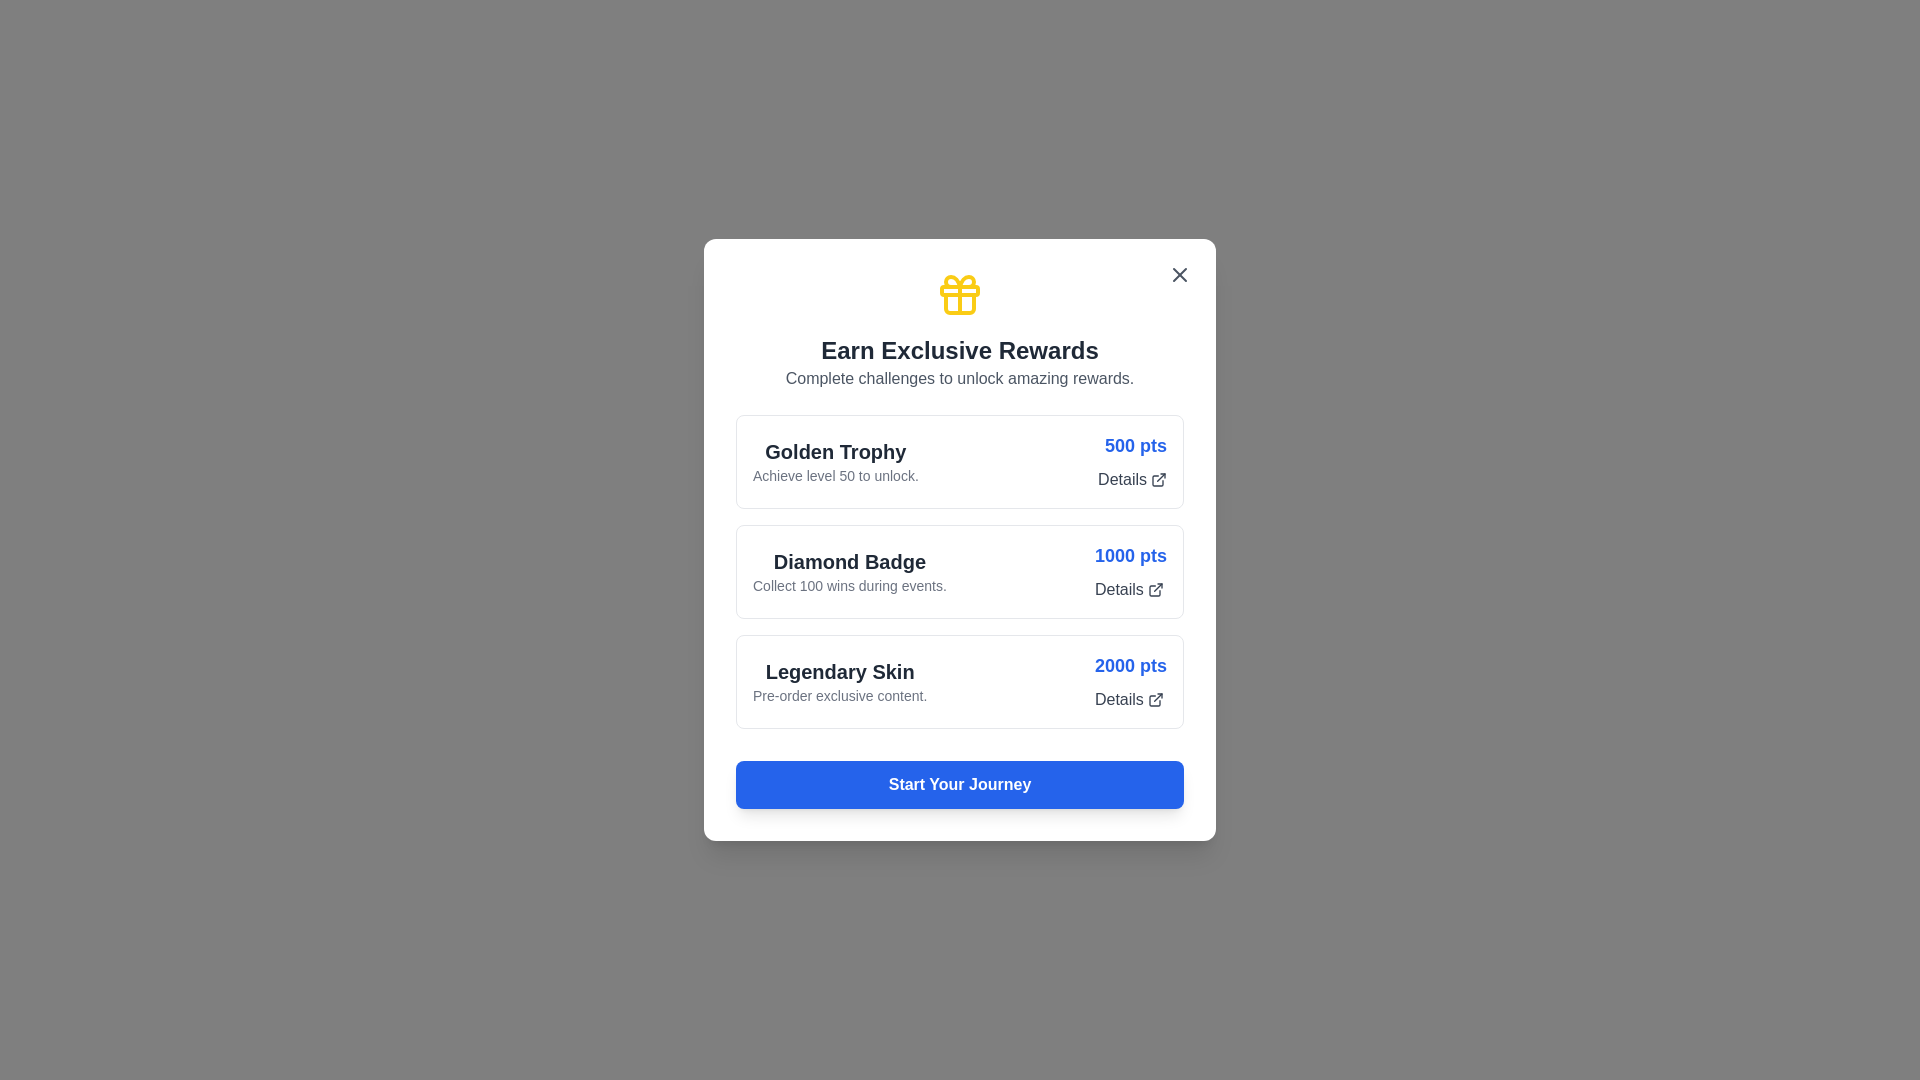  Describe the element at coordinates (1129, 698) in the screenshot. I see `the hyperlink with an external reference icon that provides additional information about the 'Legendary Skin' reward, located in the bottom section of the reward listing in the modal` at that location.